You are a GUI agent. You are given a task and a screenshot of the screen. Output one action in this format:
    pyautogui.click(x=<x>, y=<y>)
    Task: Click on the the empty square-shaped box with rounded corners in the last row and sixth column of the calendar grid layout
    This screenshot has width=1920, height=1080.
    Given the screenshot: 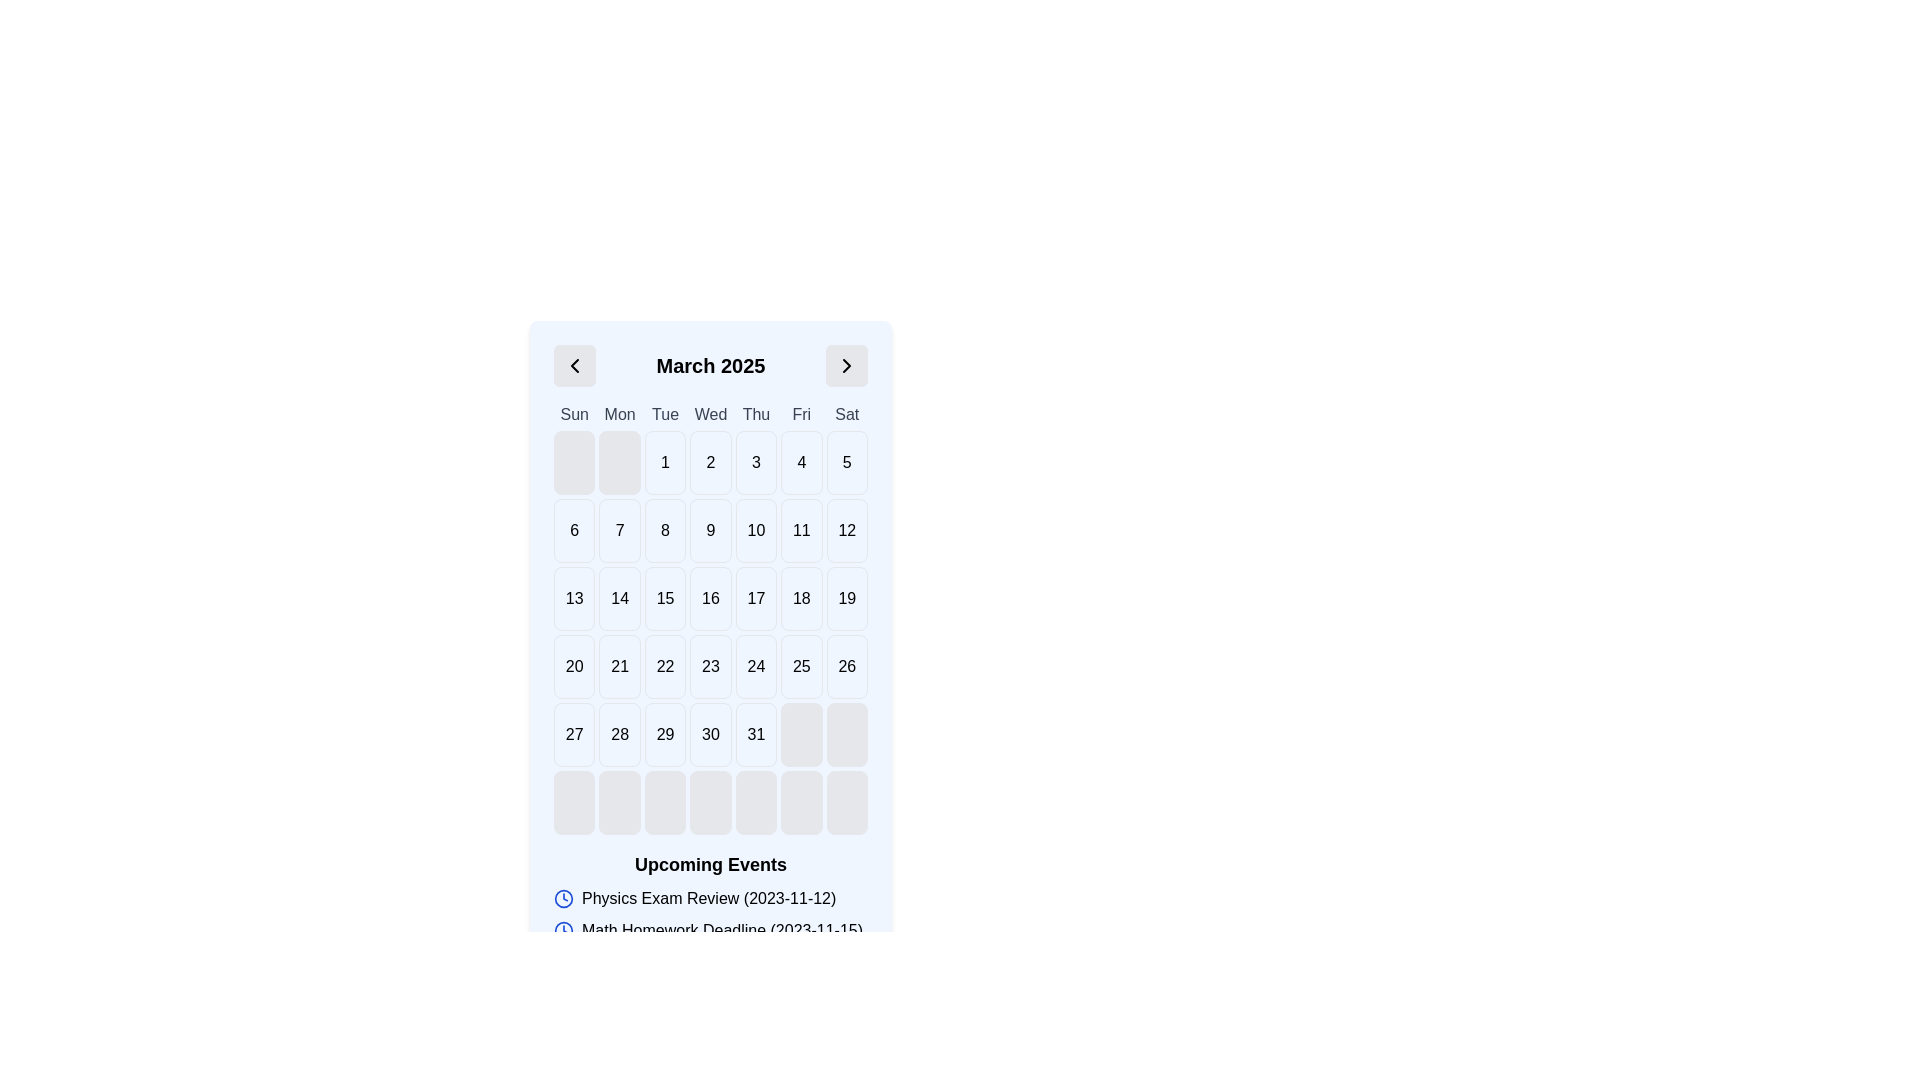 What is the action you would take?
    pyautogui.click(x=801, y=801)
    